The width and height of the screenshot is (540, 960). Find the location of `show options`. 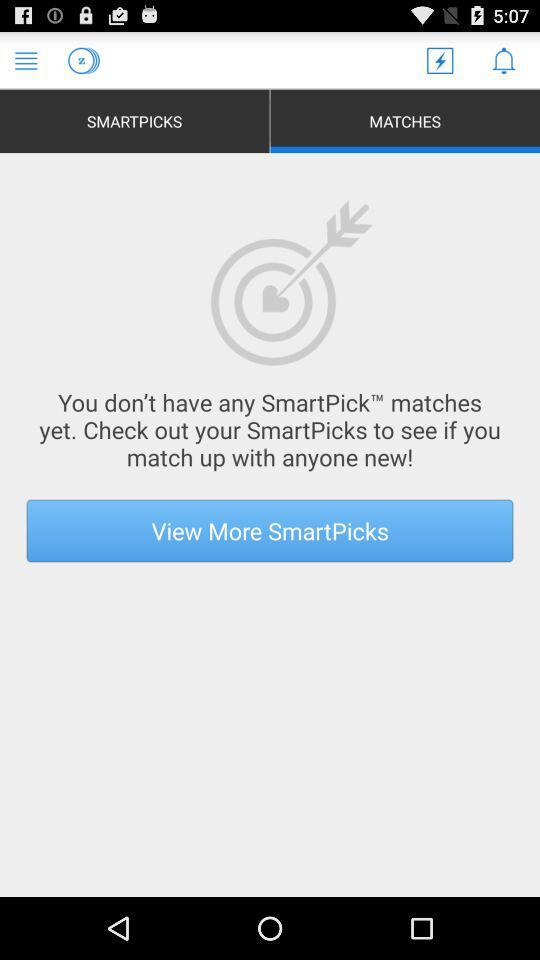

show options is located at coordinates (25, 59).